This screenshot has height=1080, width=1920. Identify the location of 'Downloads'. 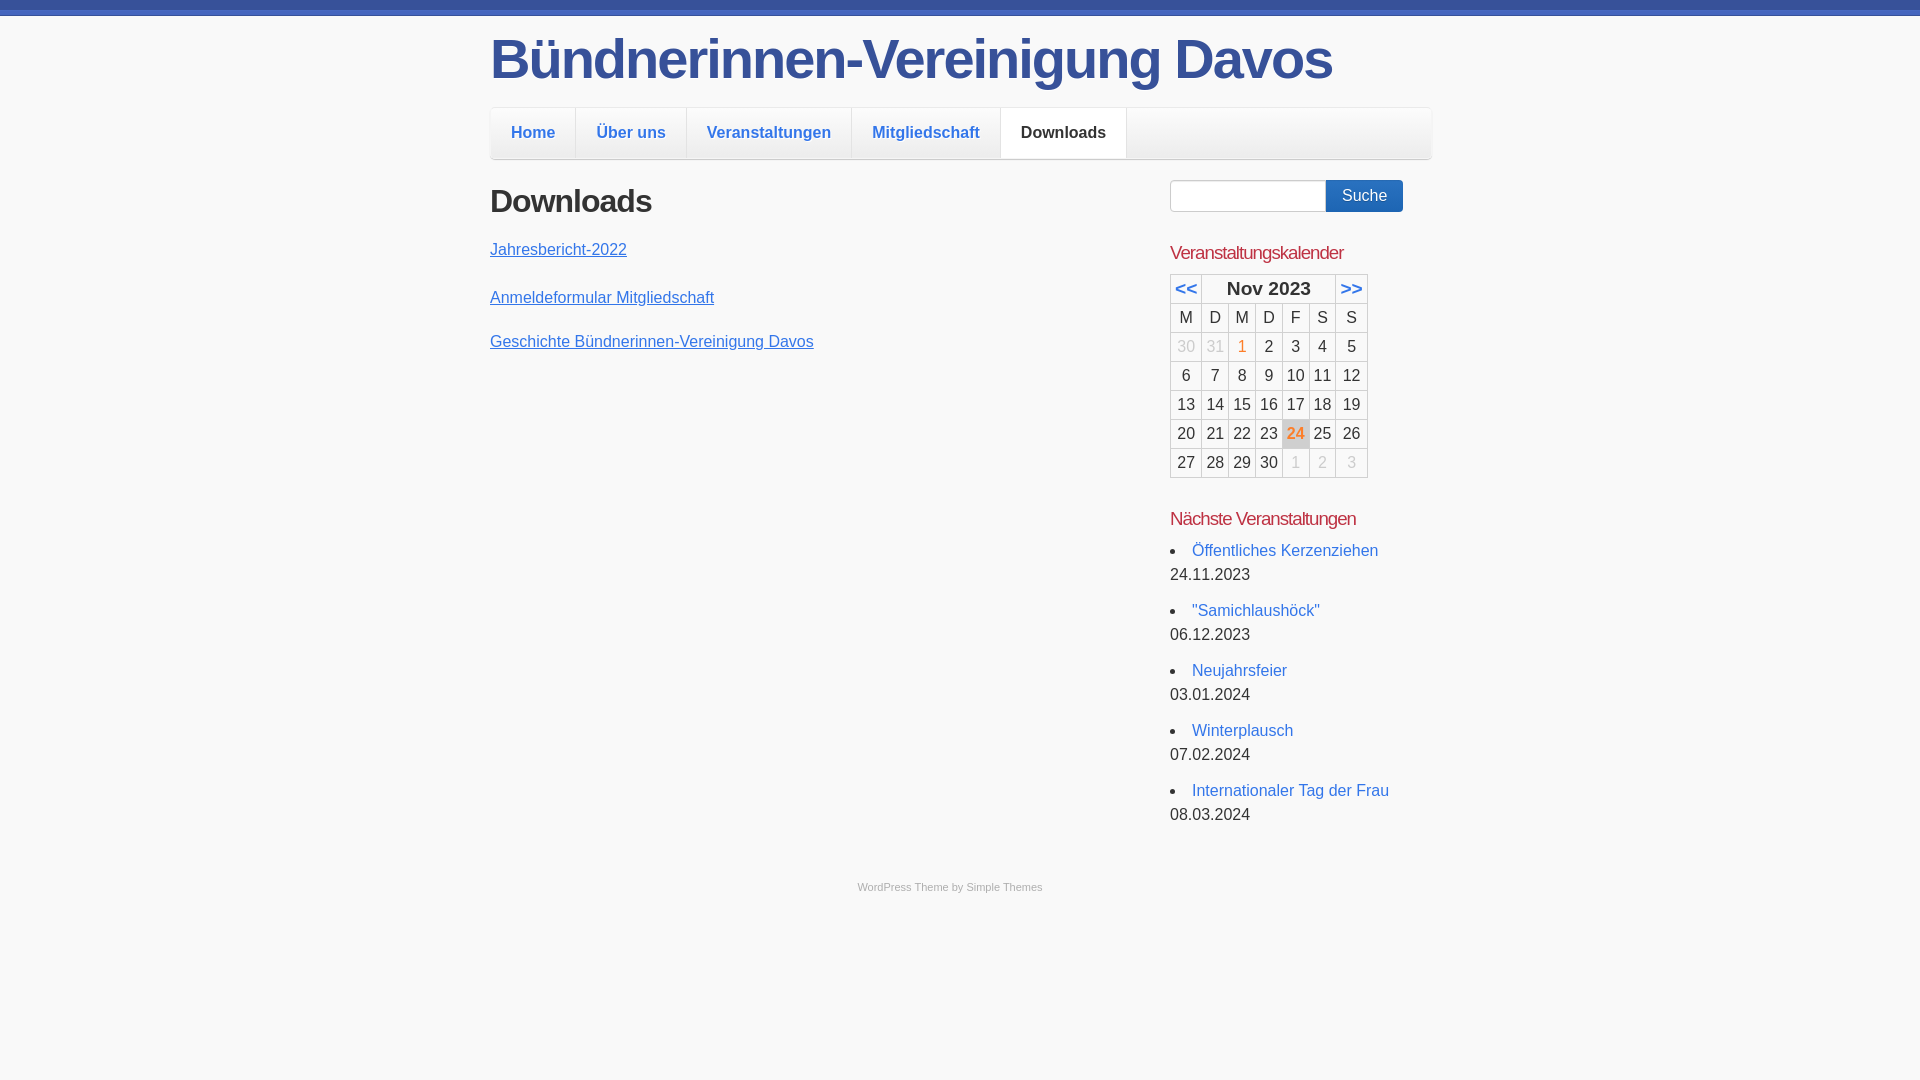
(1062, 132).